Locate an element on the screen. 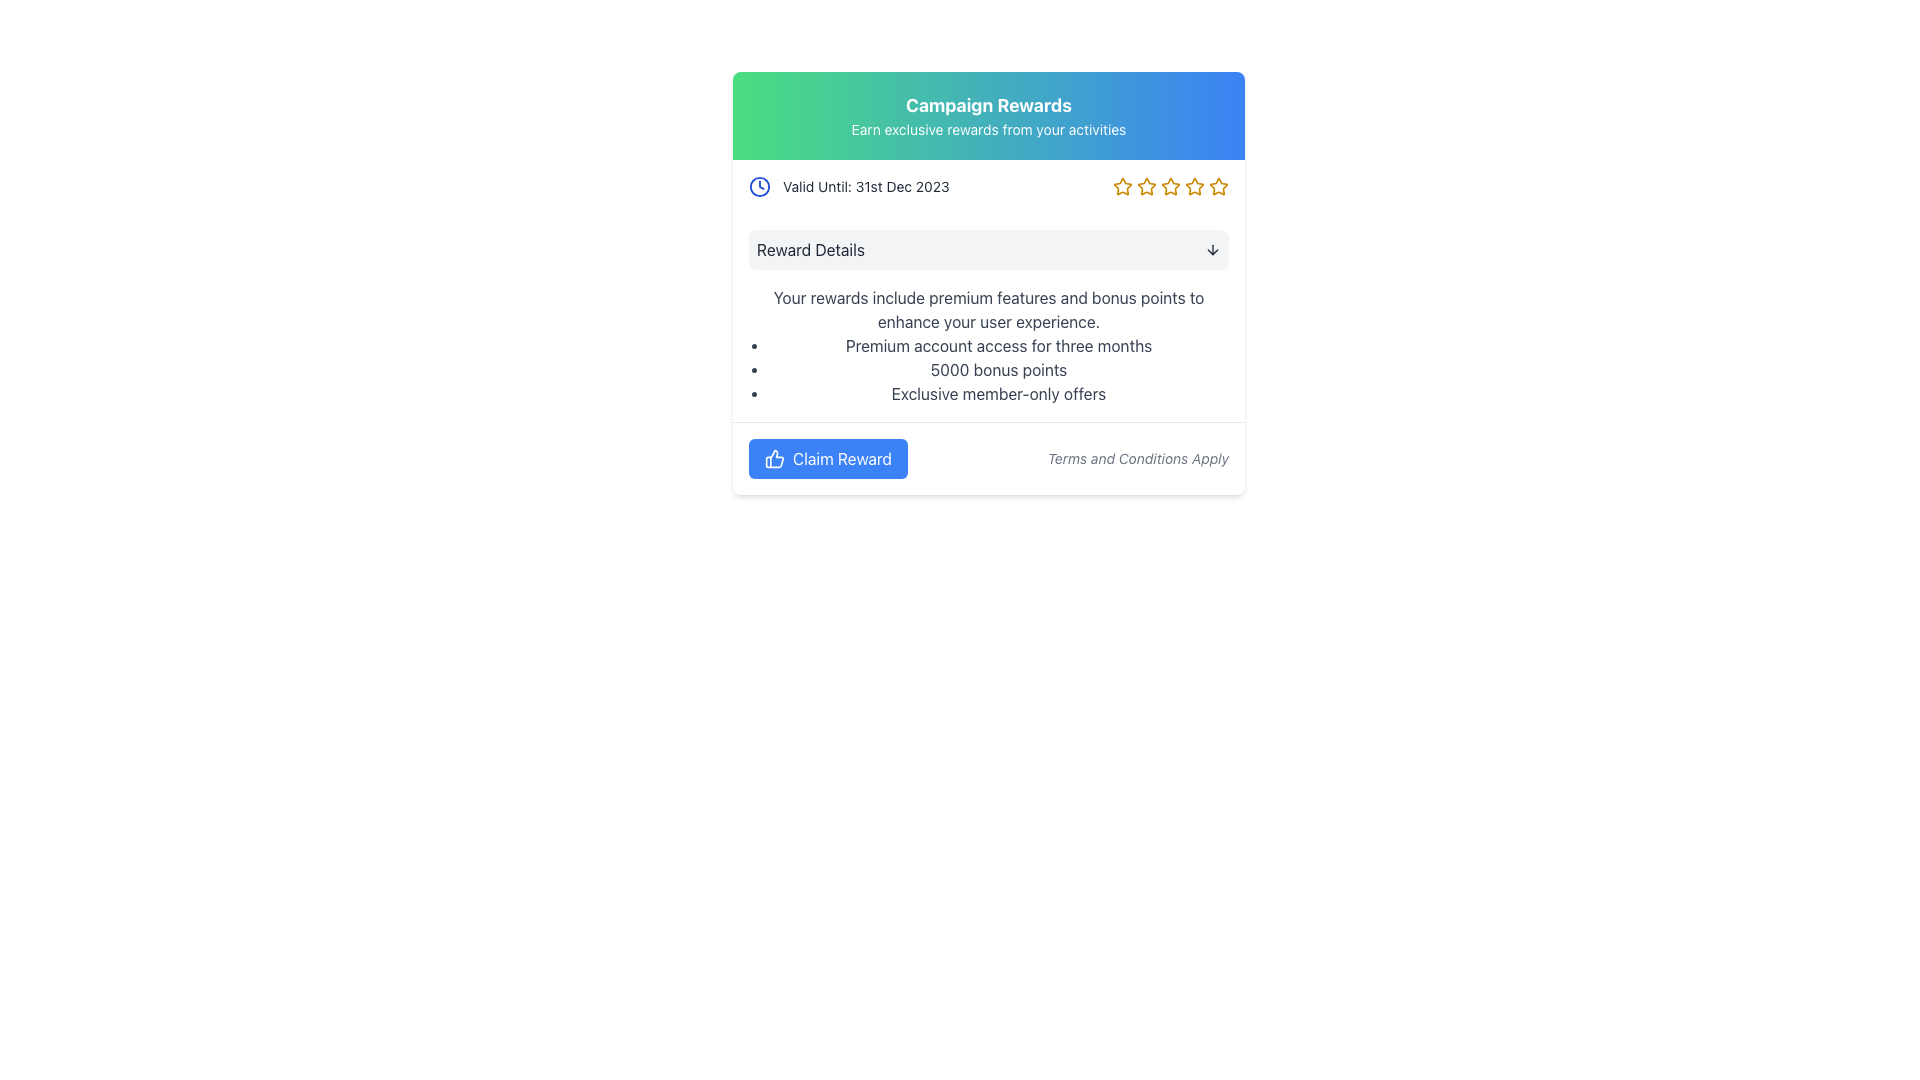  the fifth star-shaped rating icon, which is filled with a yellow-gold color and outlined with a white border is located at coordinates (1218, 186).